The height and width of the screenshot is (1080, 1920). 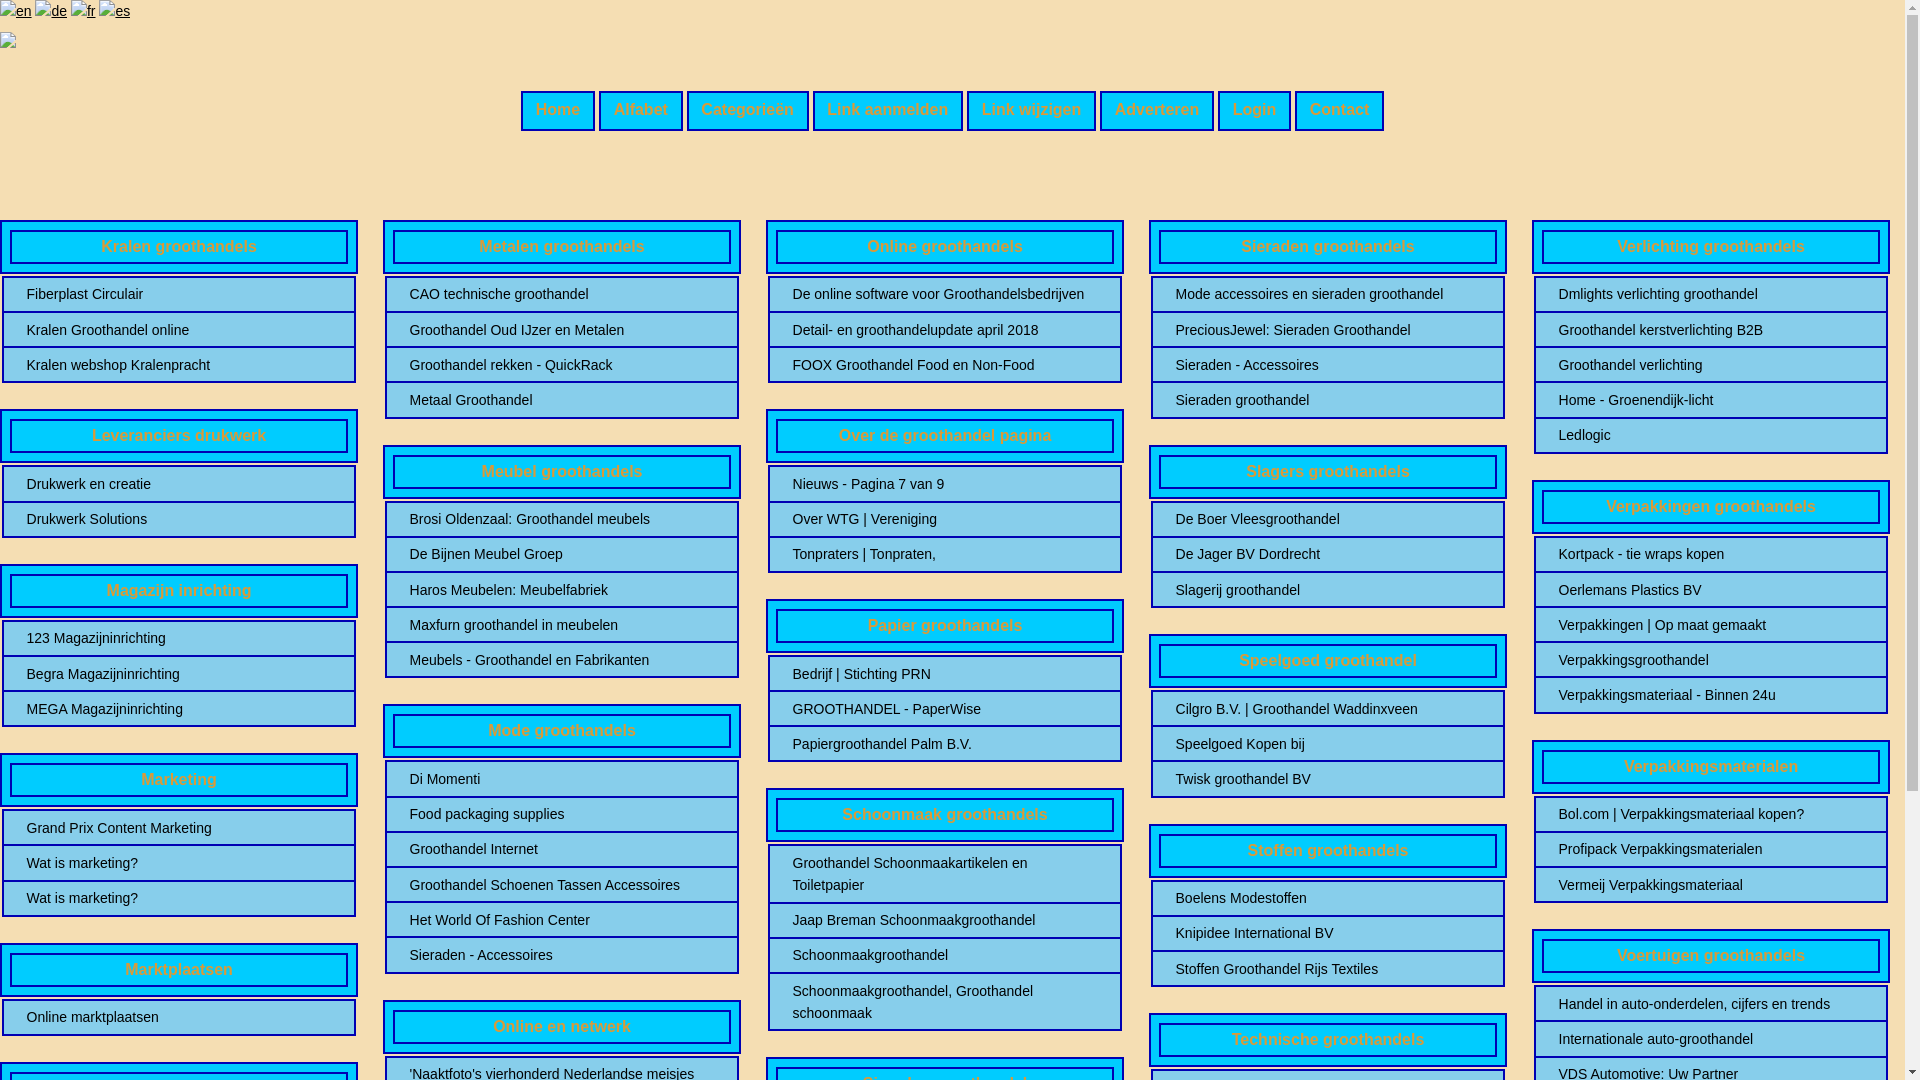 What do you see at coordinates (561, 883) in the screenshot?
I see `'Groothandel Schoenen Tassen Accessoires'` at bounding box center [561, 883].